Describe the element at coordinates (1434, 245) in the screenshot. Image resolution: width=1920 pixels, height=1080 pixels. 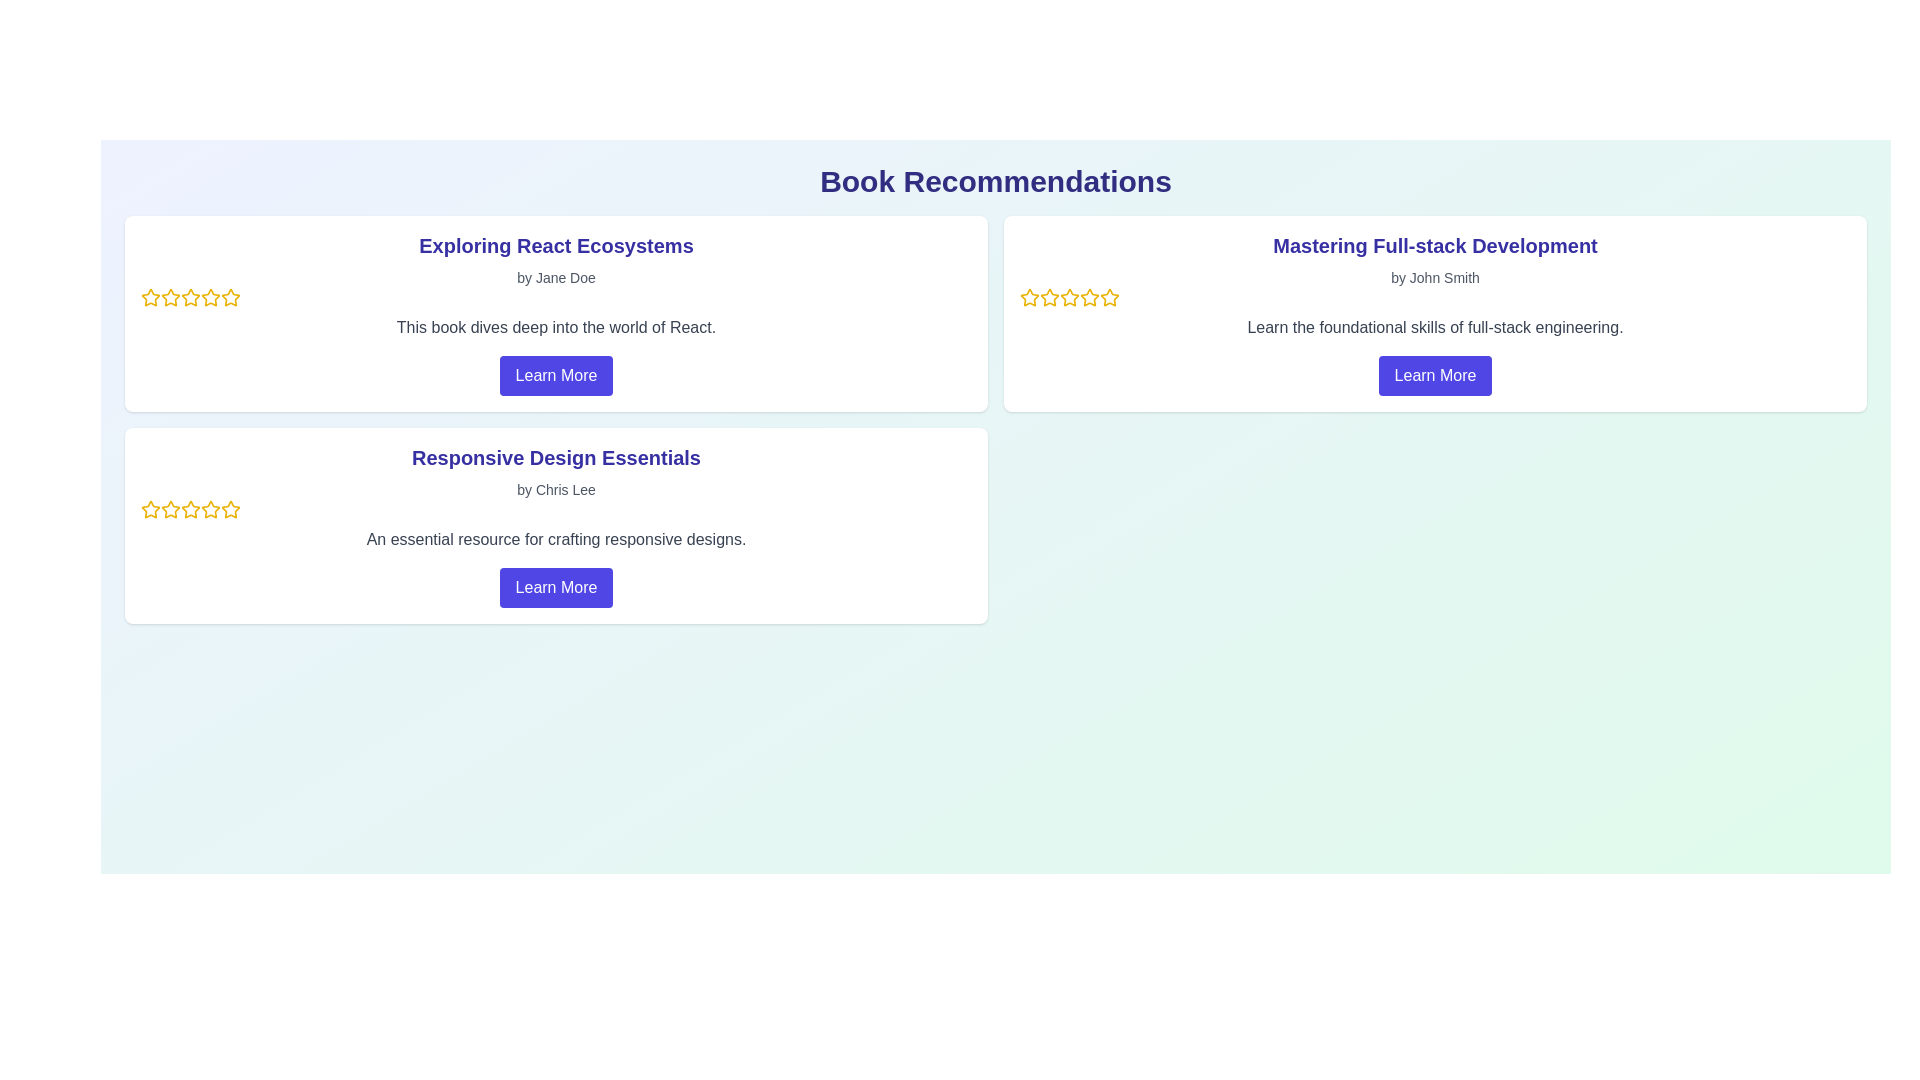
I see `the text label displaying 'Mastering Full-stack Development' which is prominently styled in indigo-blue and located at the top middle of the card` at that location.